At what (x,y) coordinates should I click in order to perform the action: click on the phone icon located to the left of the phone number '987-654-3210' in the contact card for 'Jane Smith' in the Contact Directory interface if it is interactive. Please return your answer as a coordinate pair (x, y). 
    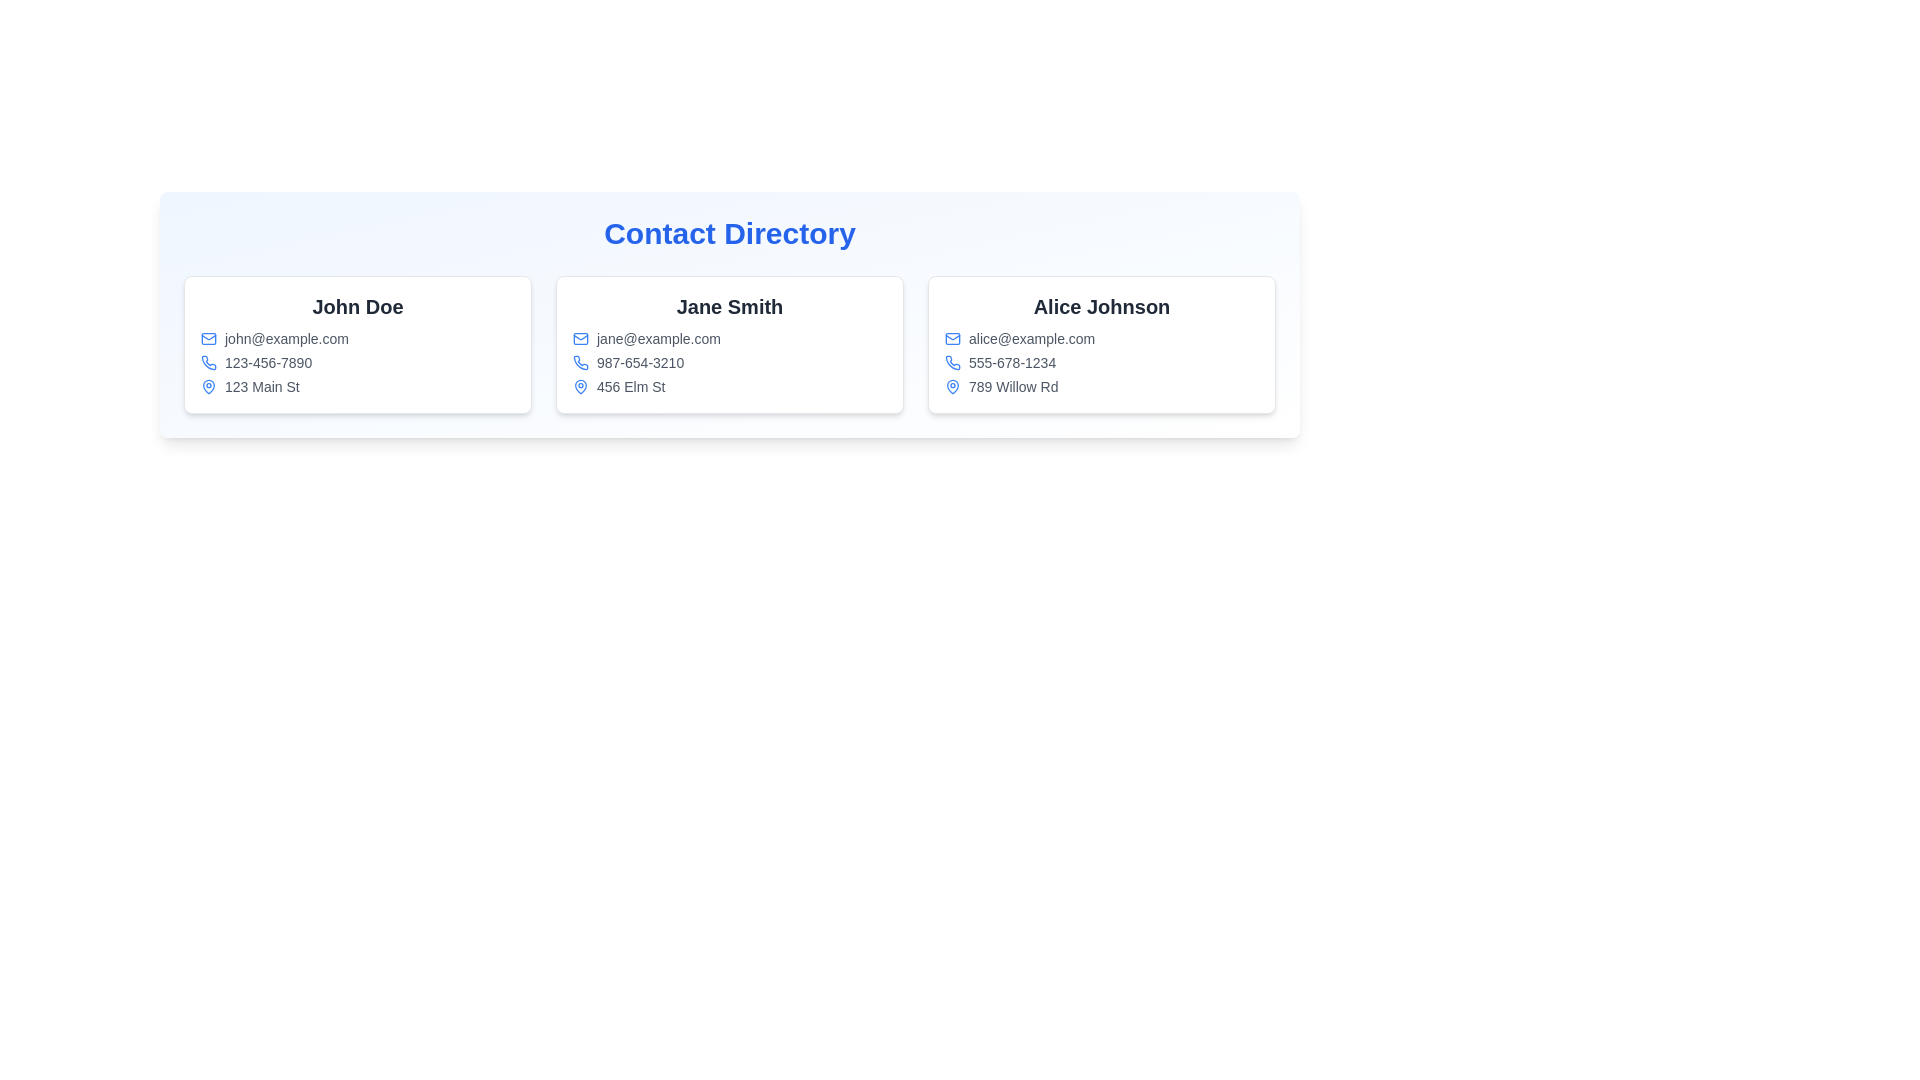
    Looking at the image, I should click on (579, 362).